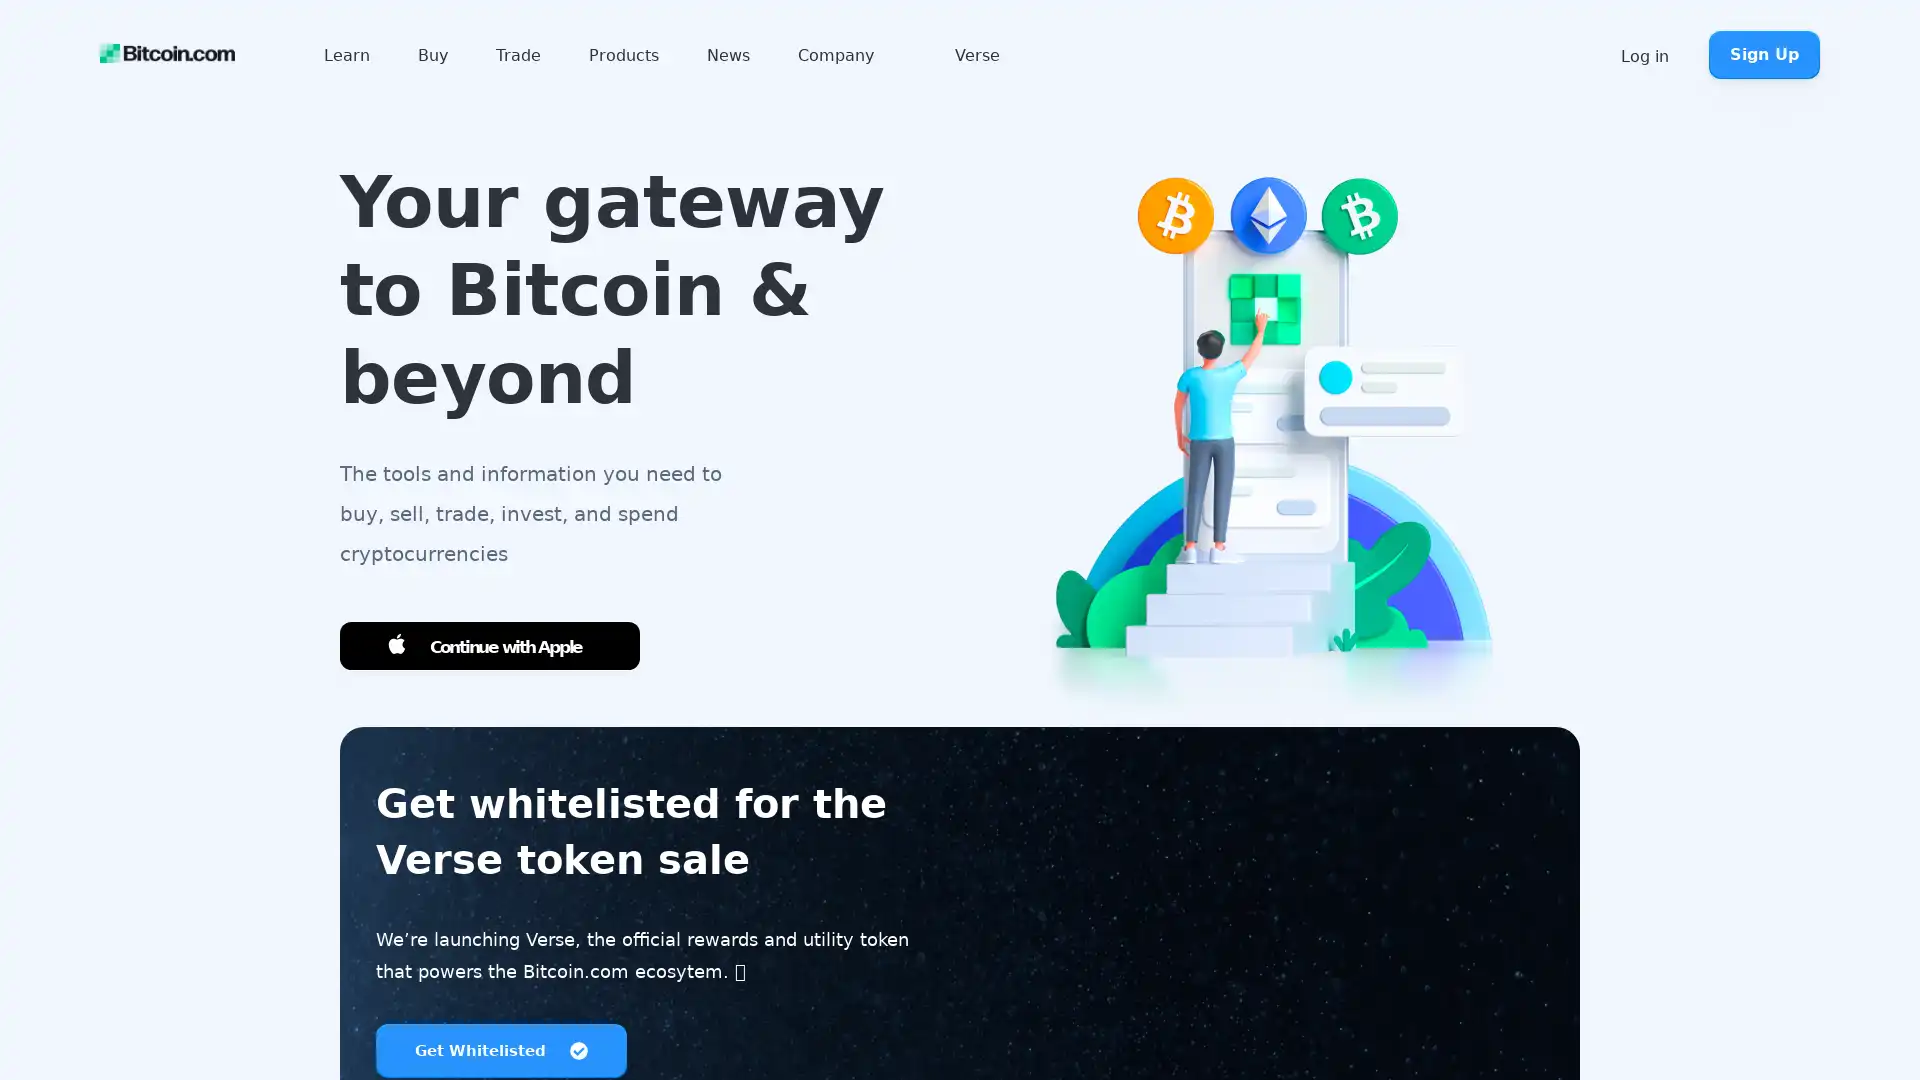 The height and width of the screenshot is (1080, 1920). Describe the element at coordinates (489, 646) in the screenshot. I see `Continue with Apple` at that location.